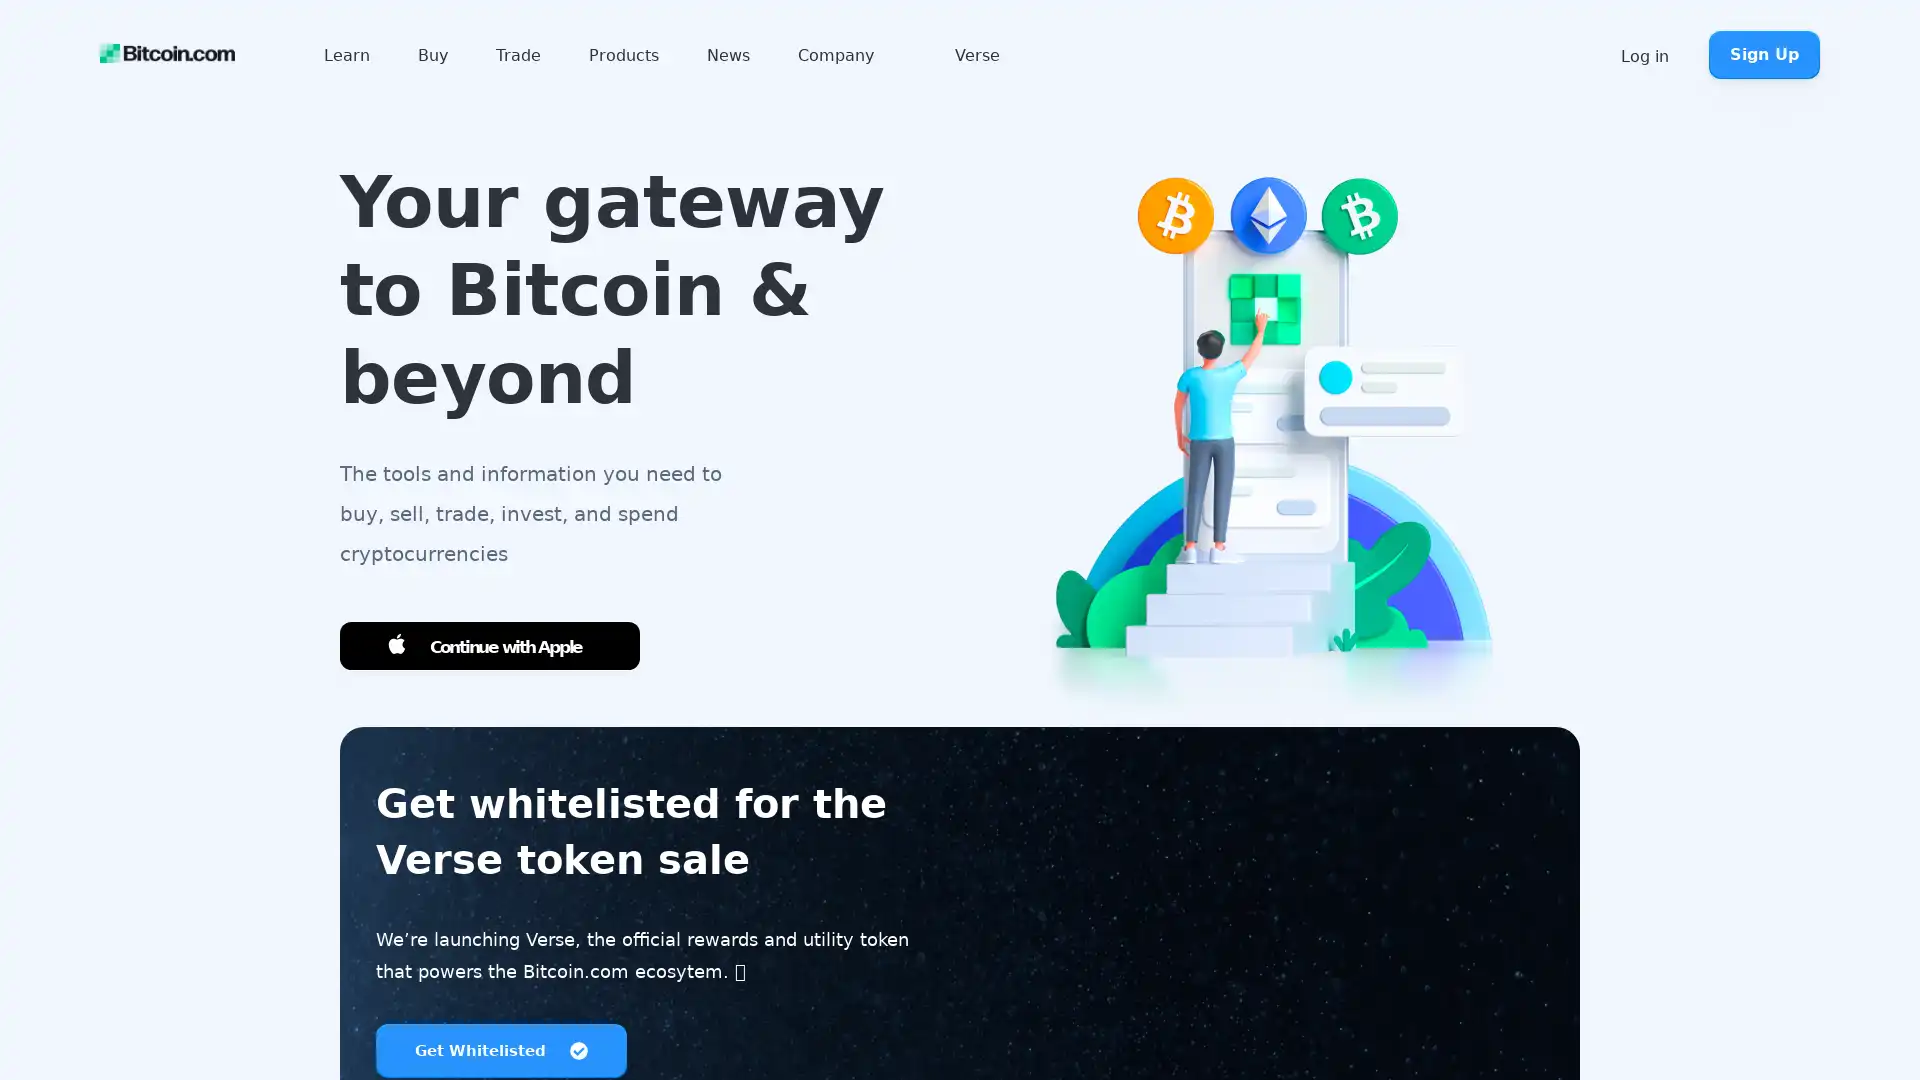 The height and width of the screenshot is (1080, 1920). Describe the element at coordinates (489, 646) in the screenshot. I see `Continue with Apple` at that location.